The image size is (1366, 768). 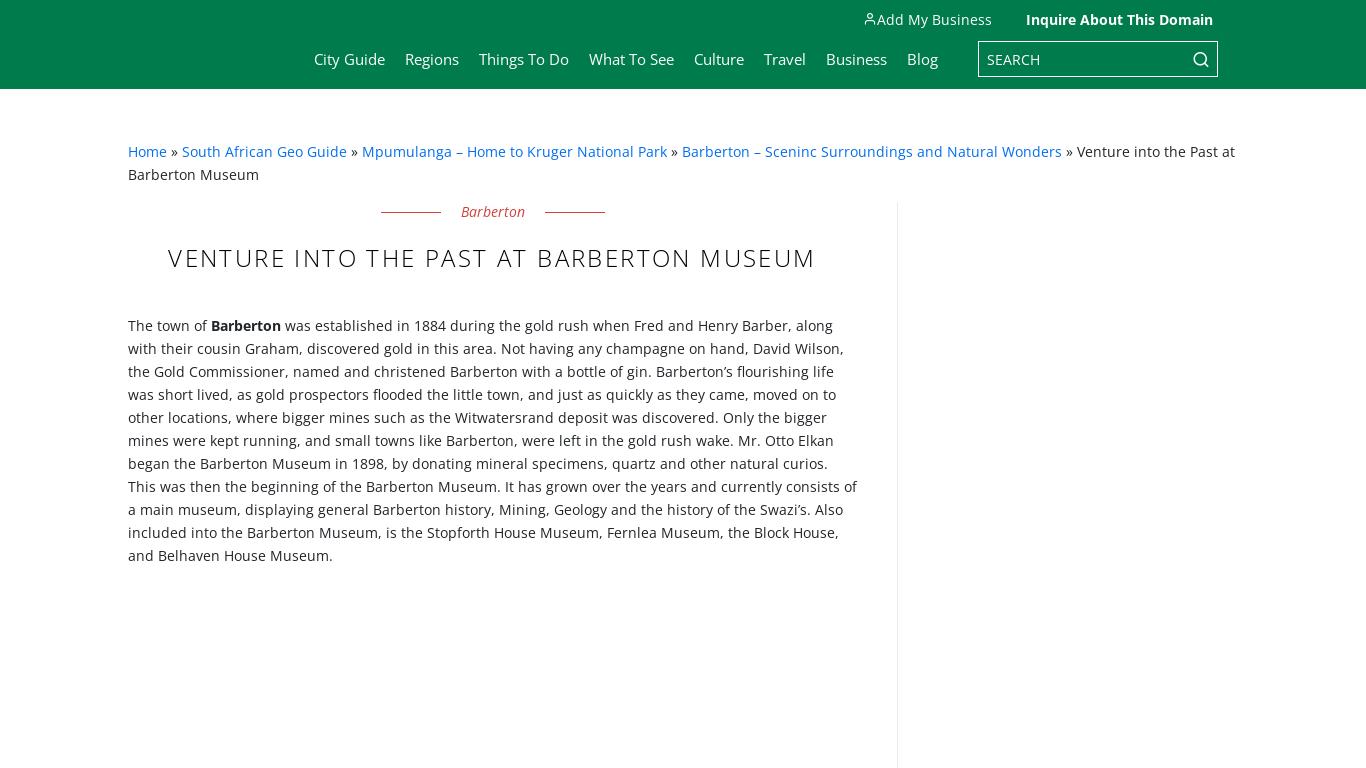 What do you see at coordinates (1118, 18) in the screenshot?
I see `'Inquire About This Domain'` at bounding box center [1118, 18].